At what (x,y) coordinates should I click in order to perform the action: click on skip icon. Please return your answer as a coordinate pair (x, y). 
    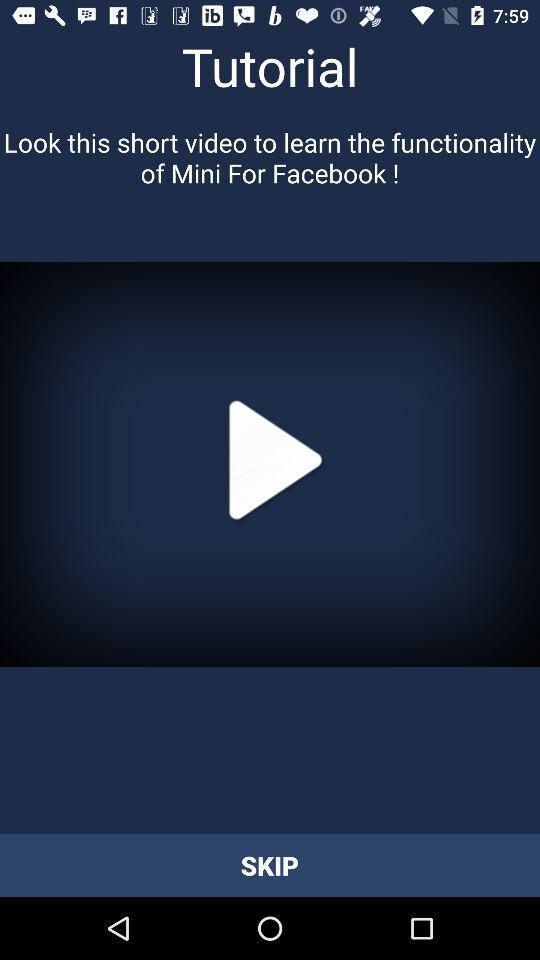
    Looking at the image, I should click on (270, 864).